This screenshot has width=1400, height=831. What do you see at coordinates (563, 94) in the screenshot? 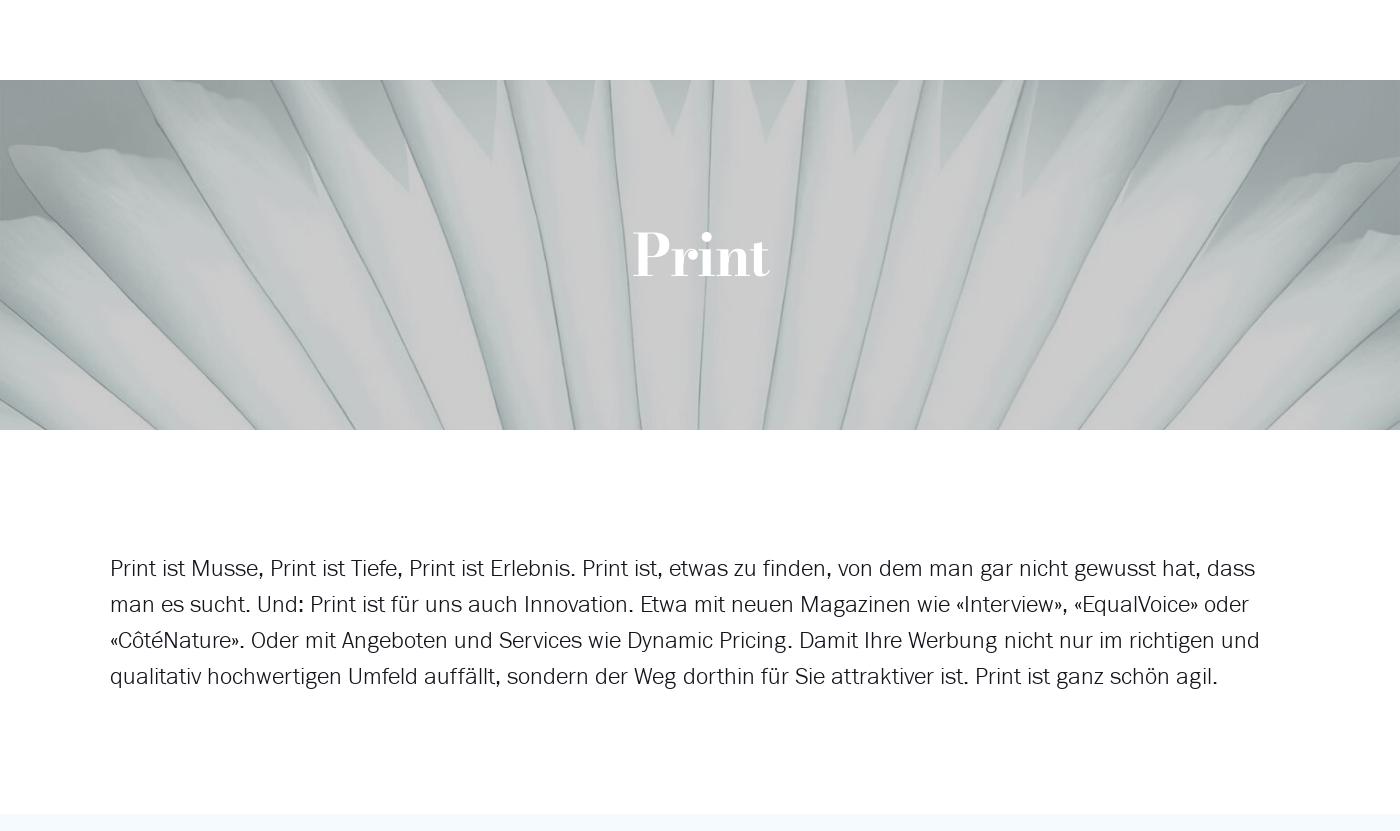
I see `'Programmatic'` at bounding box center [563, 94].